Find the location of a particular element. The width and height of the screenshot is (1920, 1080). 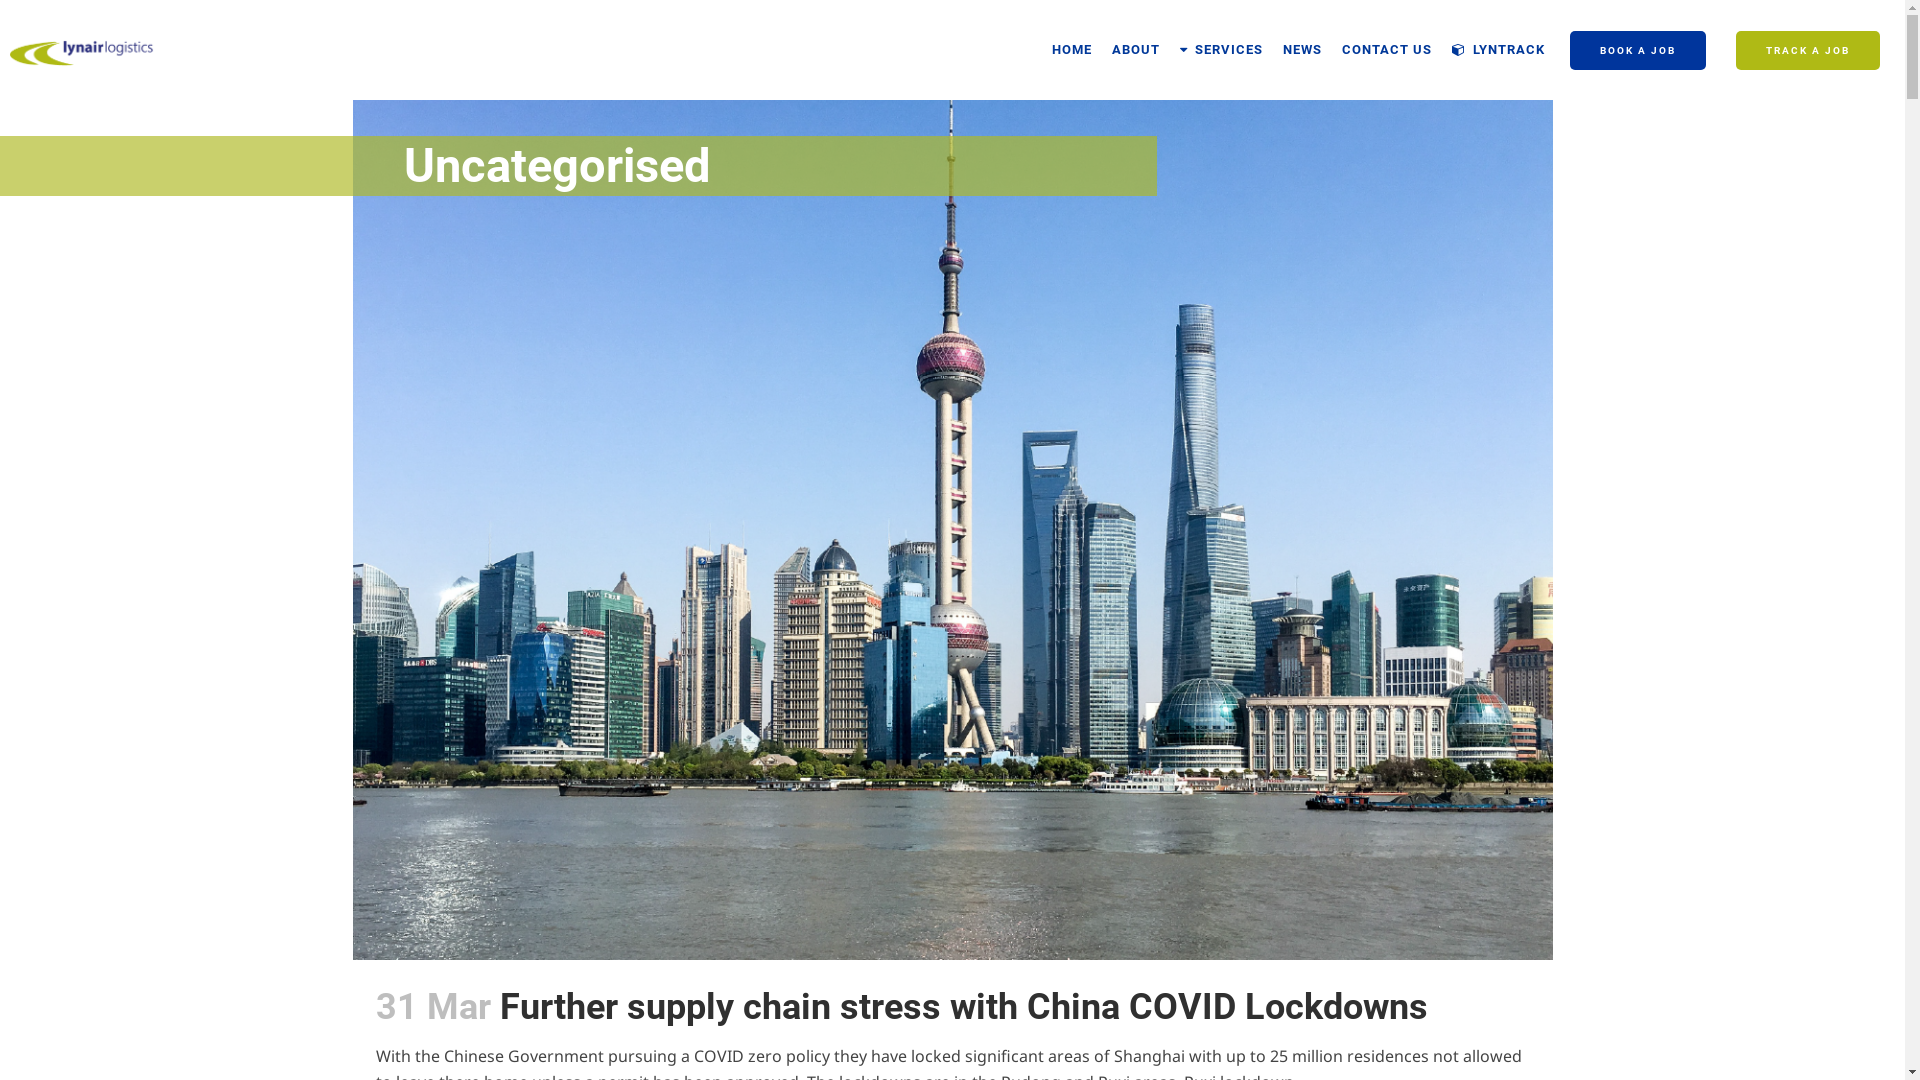

'TRACK A JOB' is located at coordinates (1808, 49).